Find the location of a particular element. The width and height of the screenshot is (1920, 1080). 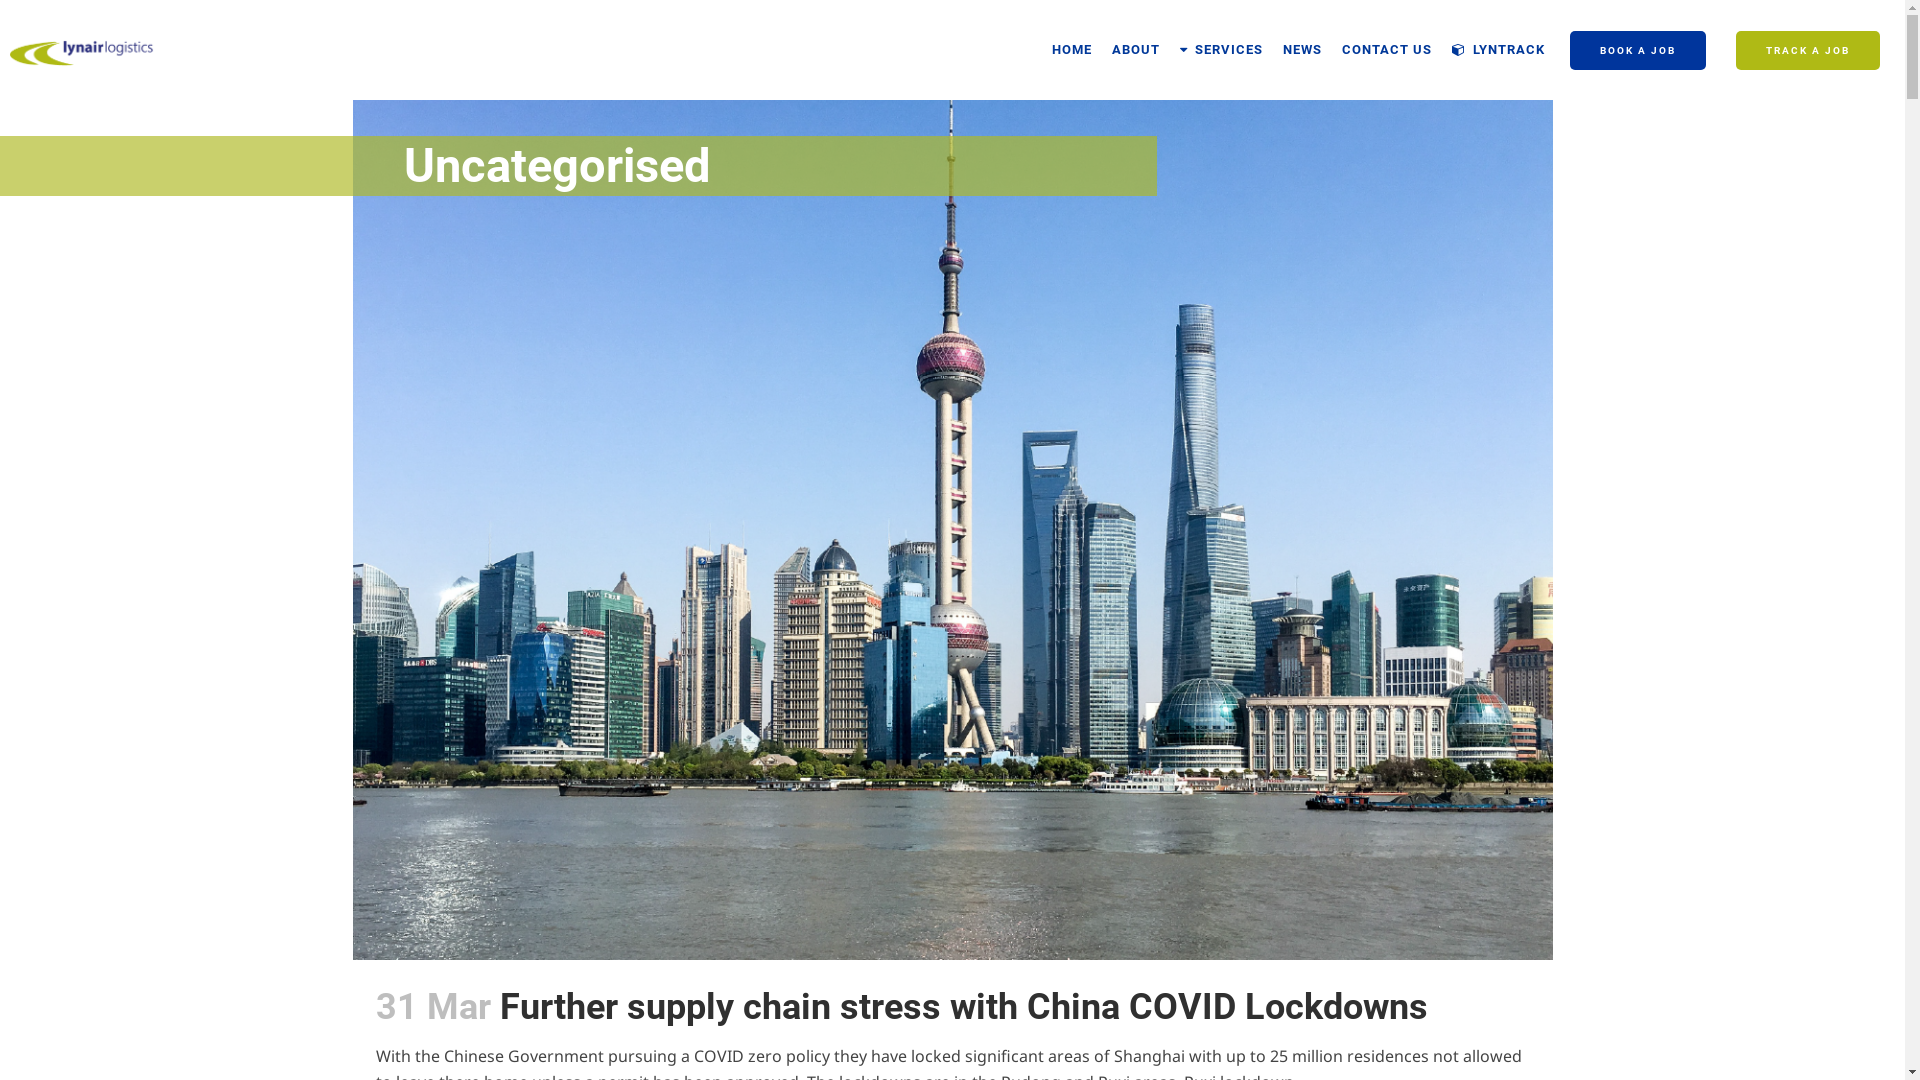

'TRACK A JOB' is located at coordinates (1808, 49).